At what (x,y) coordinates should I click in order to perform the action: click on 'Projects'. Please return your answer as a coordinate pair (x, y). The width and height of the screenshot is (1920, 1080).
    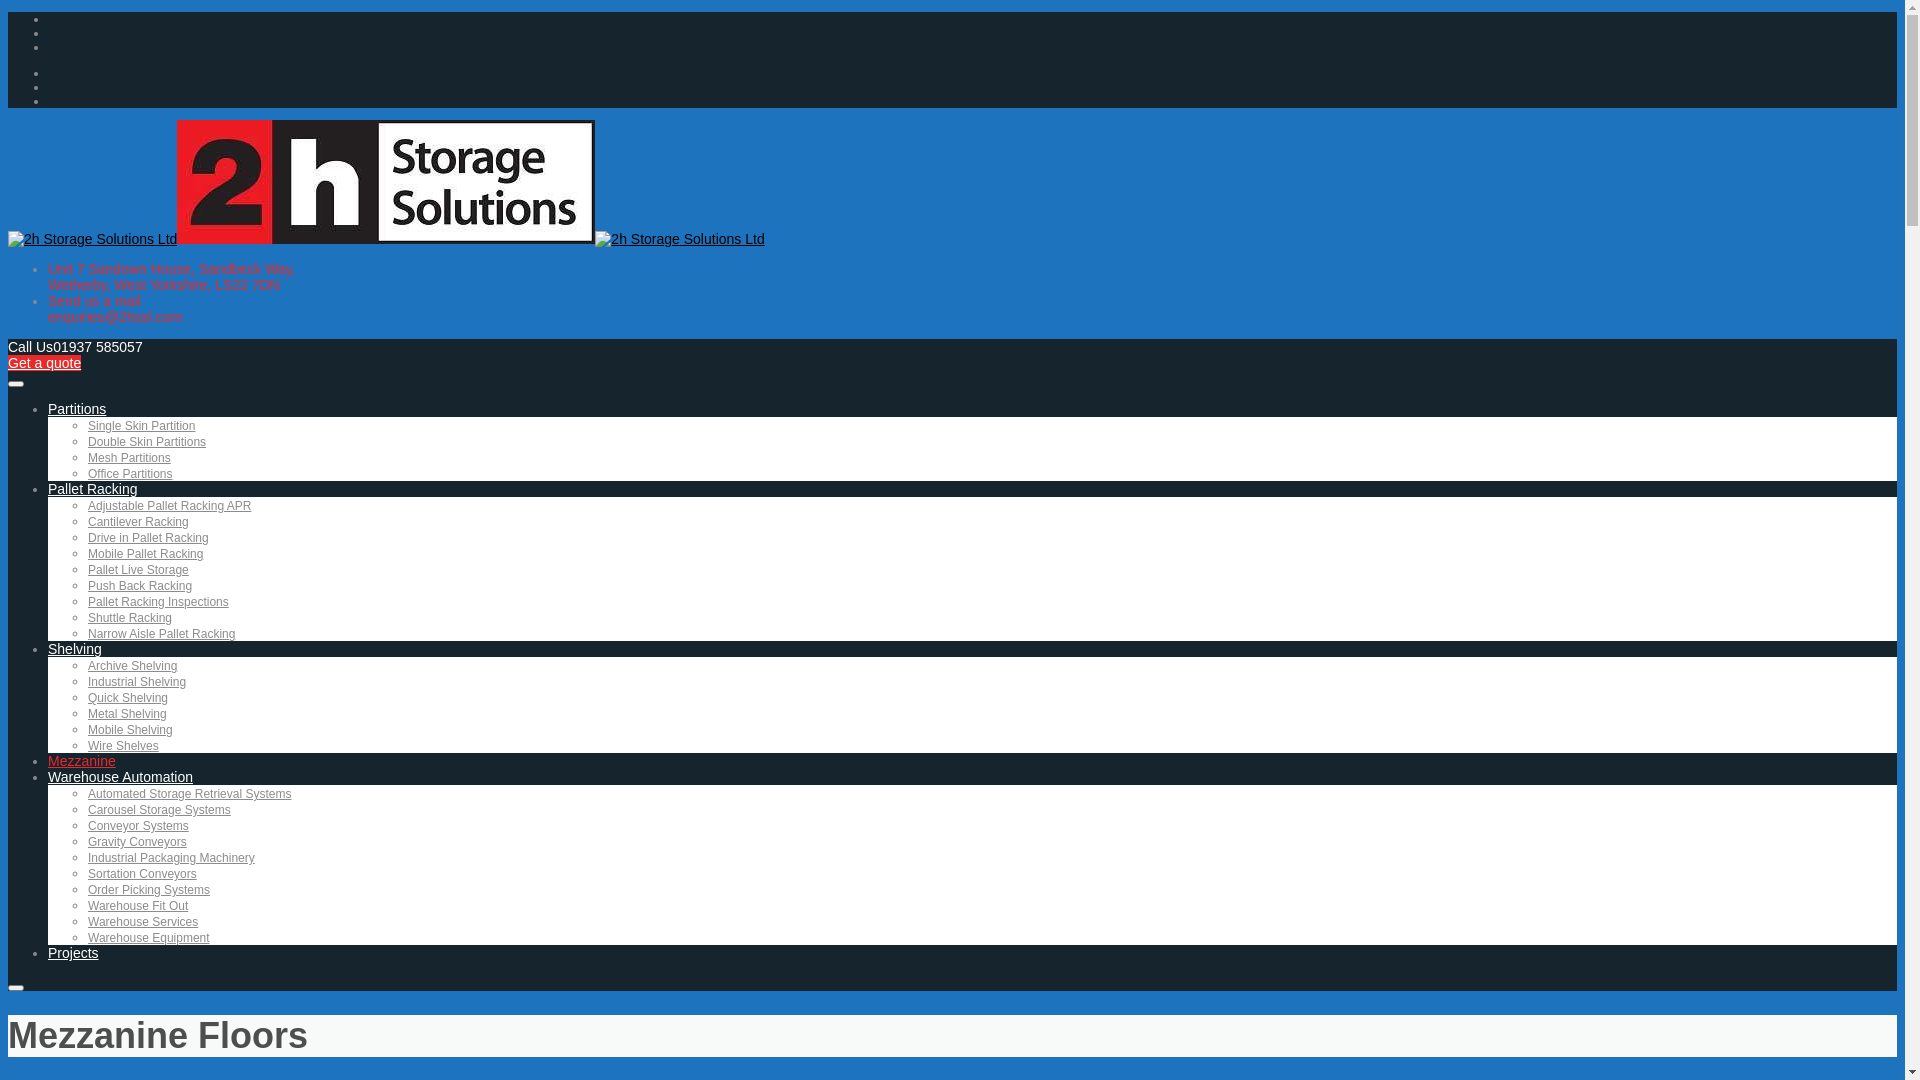
    Looking at the image, I should click on (73, 951).